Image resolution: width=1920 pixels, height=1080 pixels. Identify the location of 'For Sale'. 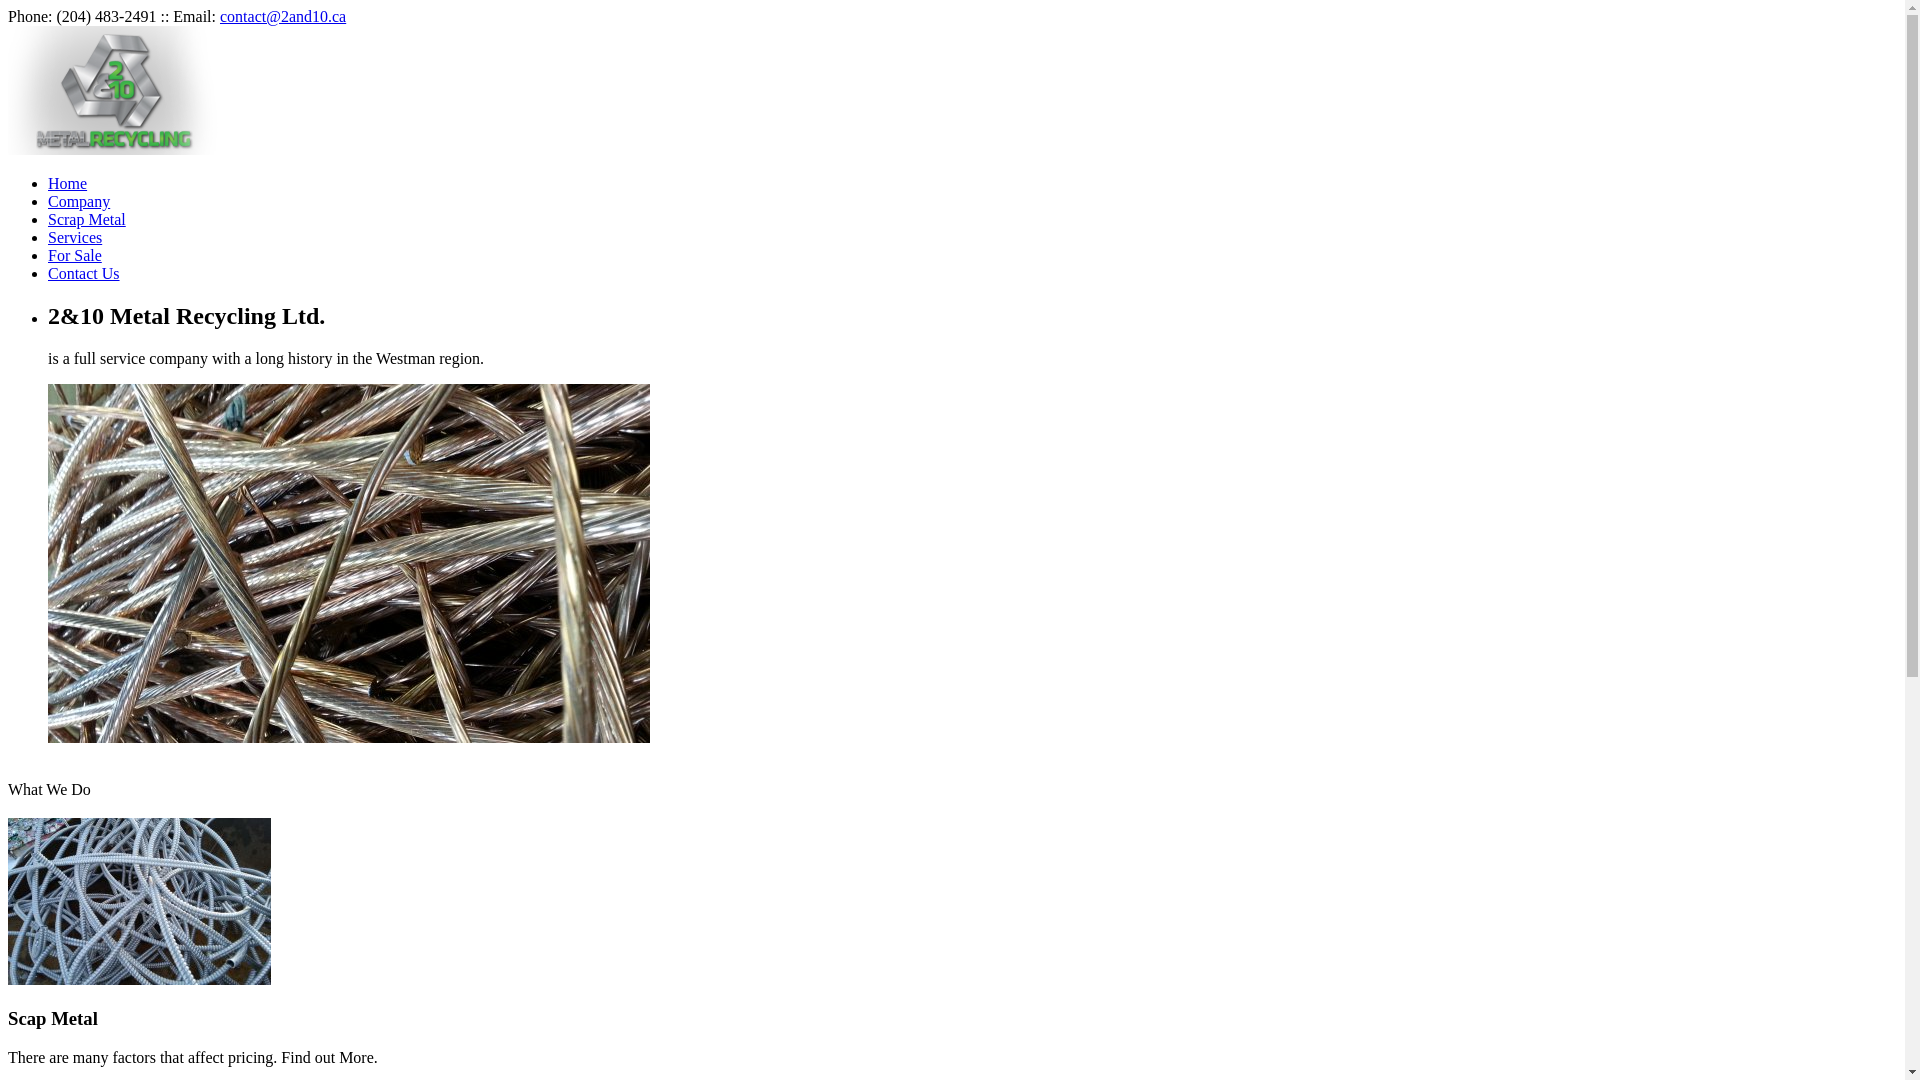
(48, 254).